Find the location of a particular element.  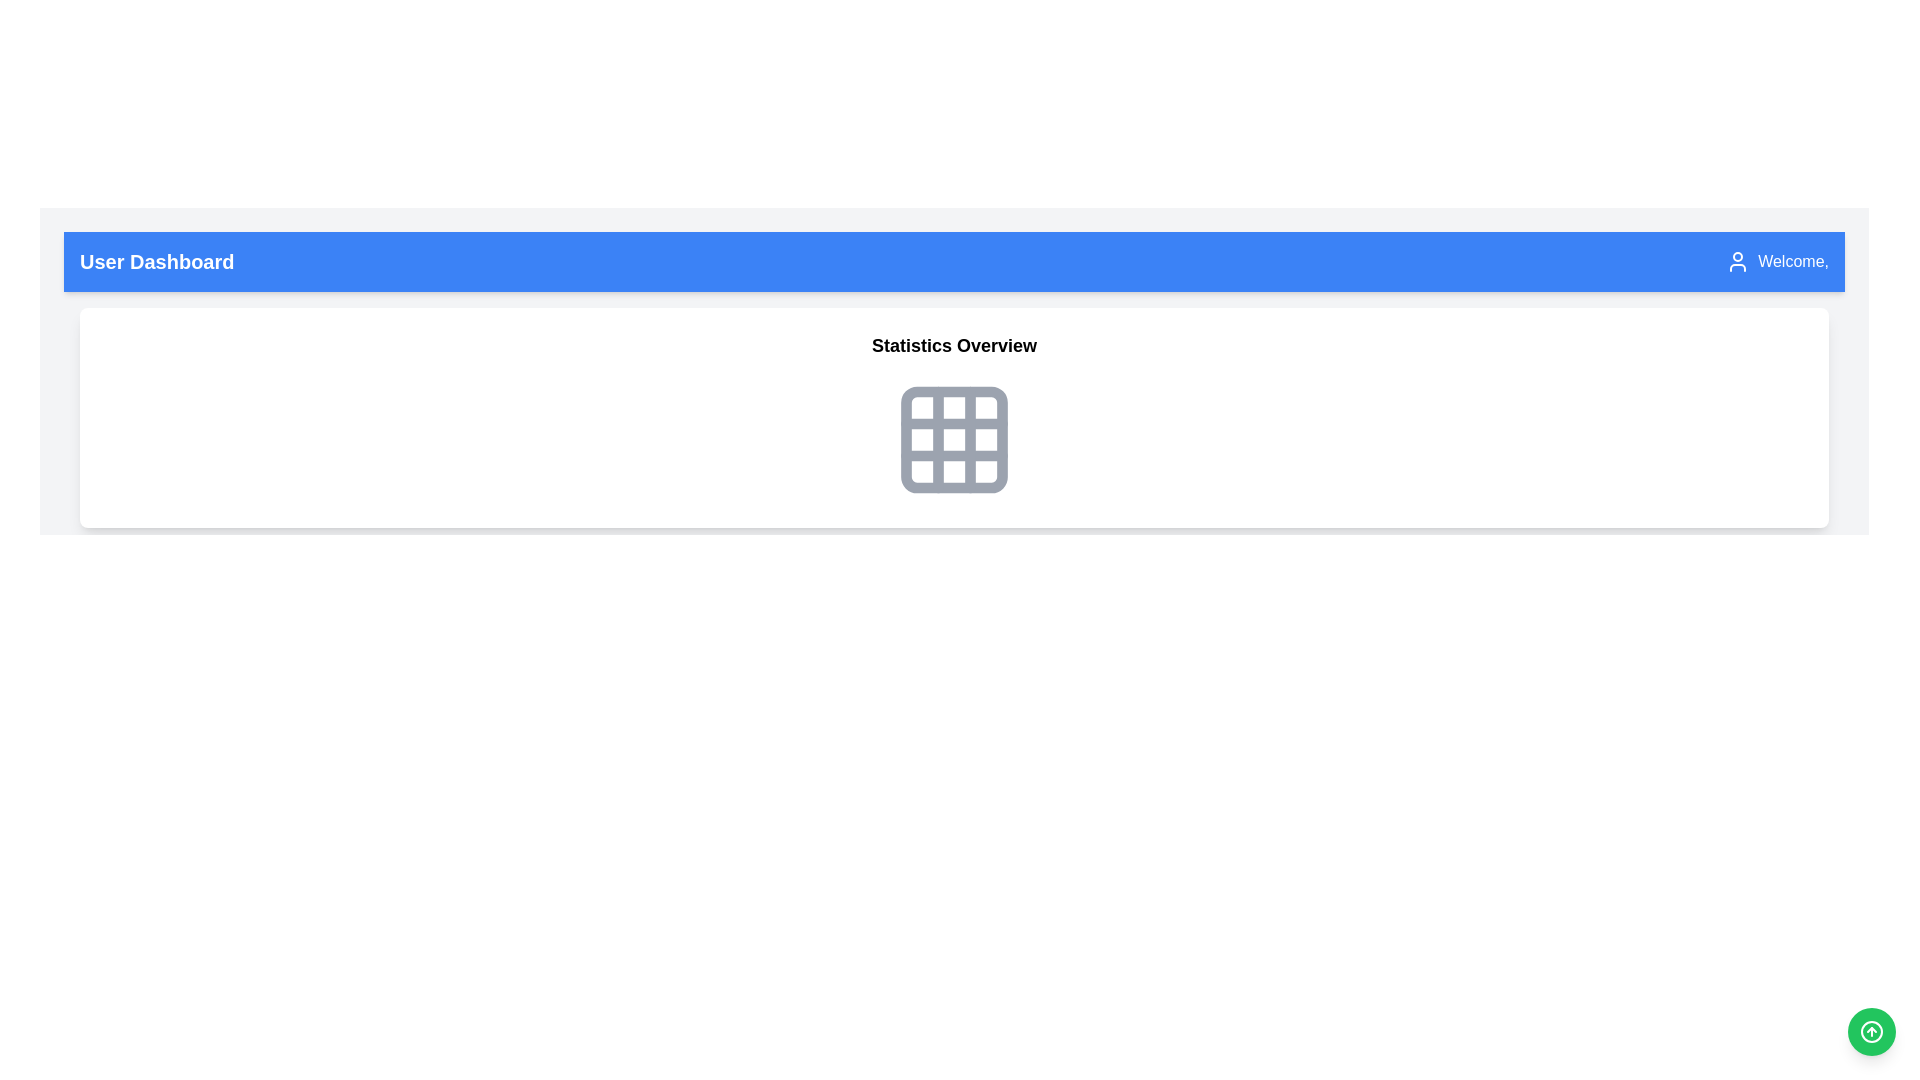

the user icon located towards the far right of the blue header section, which is positioned to the left of the text 'Welcome' is located at coordinates (1737, 261).